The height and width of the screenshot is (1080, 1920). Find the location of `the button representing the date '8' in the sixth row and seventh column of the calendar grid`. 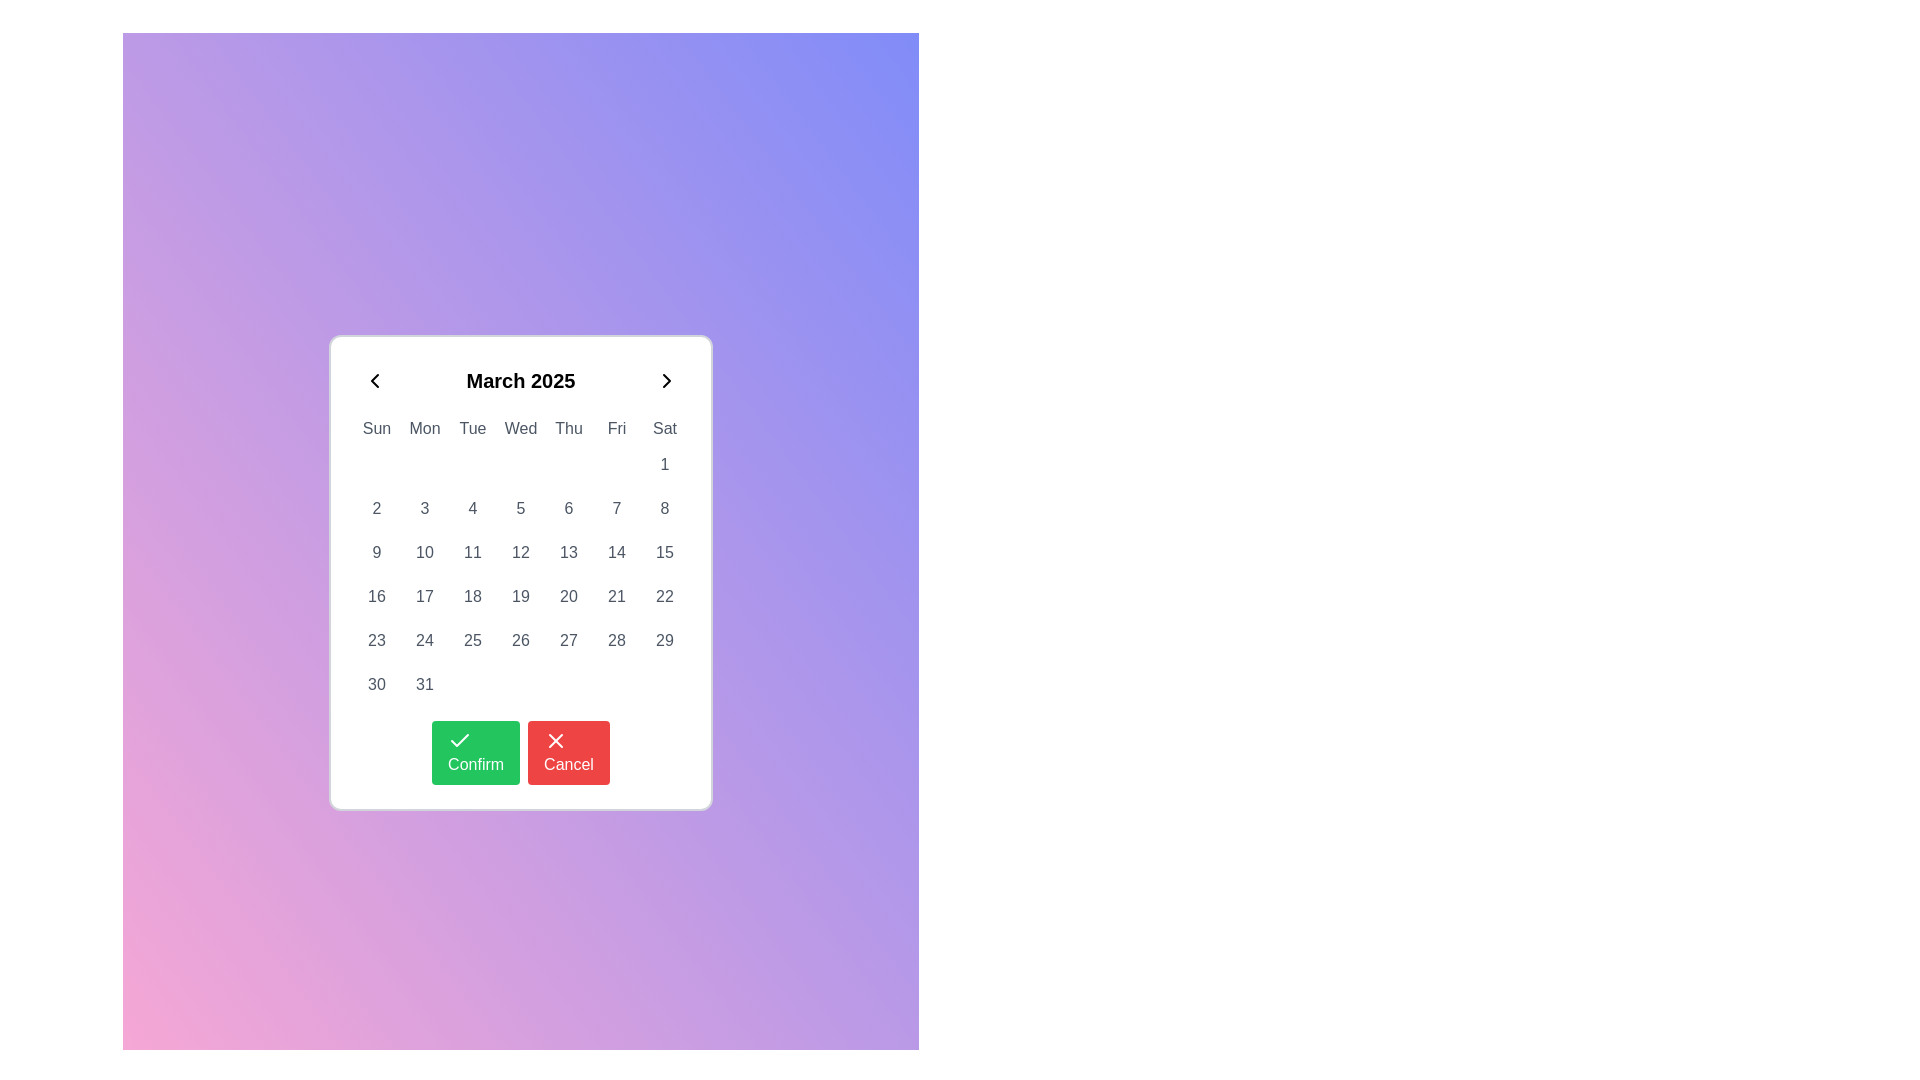

the button representing the date '8' in the sixth row and seventh column of the calendar grid is located at coordinates (665, 508).